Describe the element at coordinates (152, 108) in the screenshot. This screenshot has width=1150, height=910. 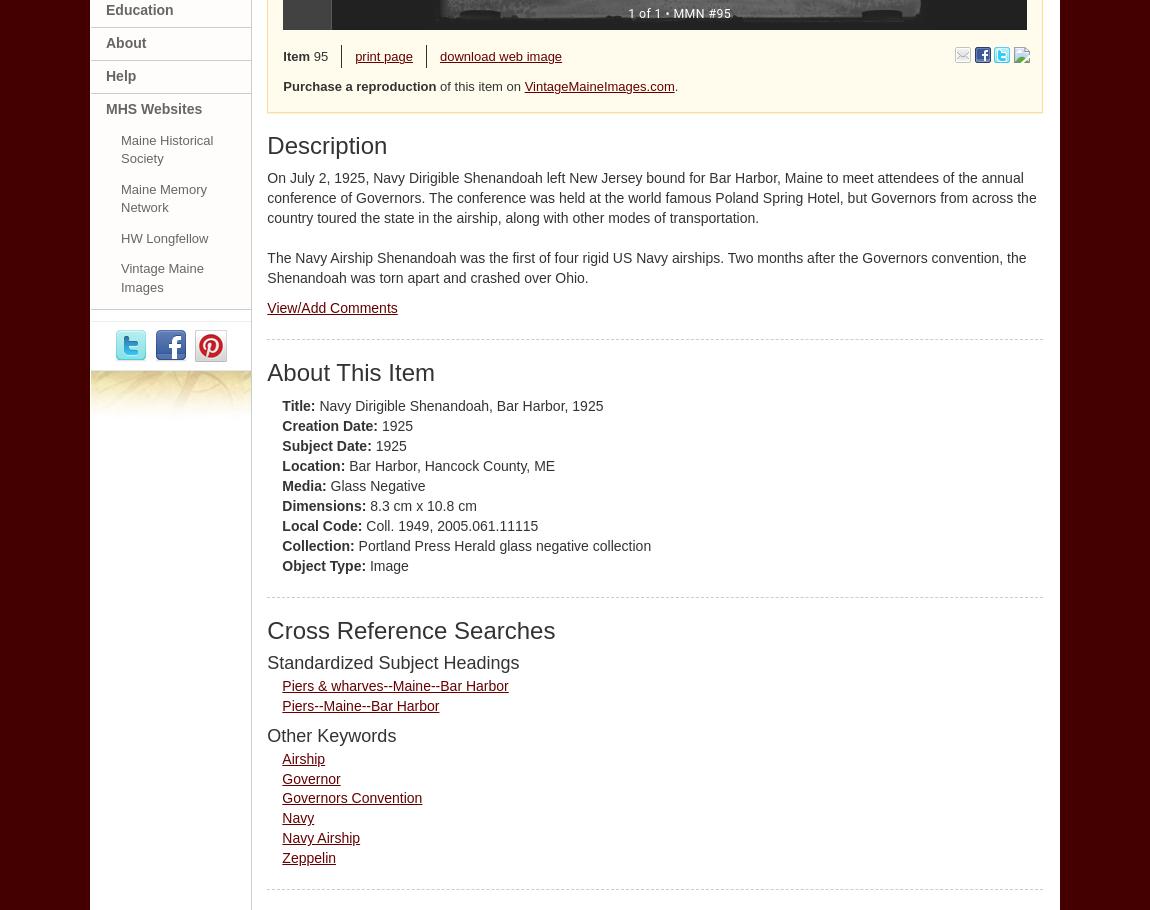
I see `'MHS Websites'` at that location.